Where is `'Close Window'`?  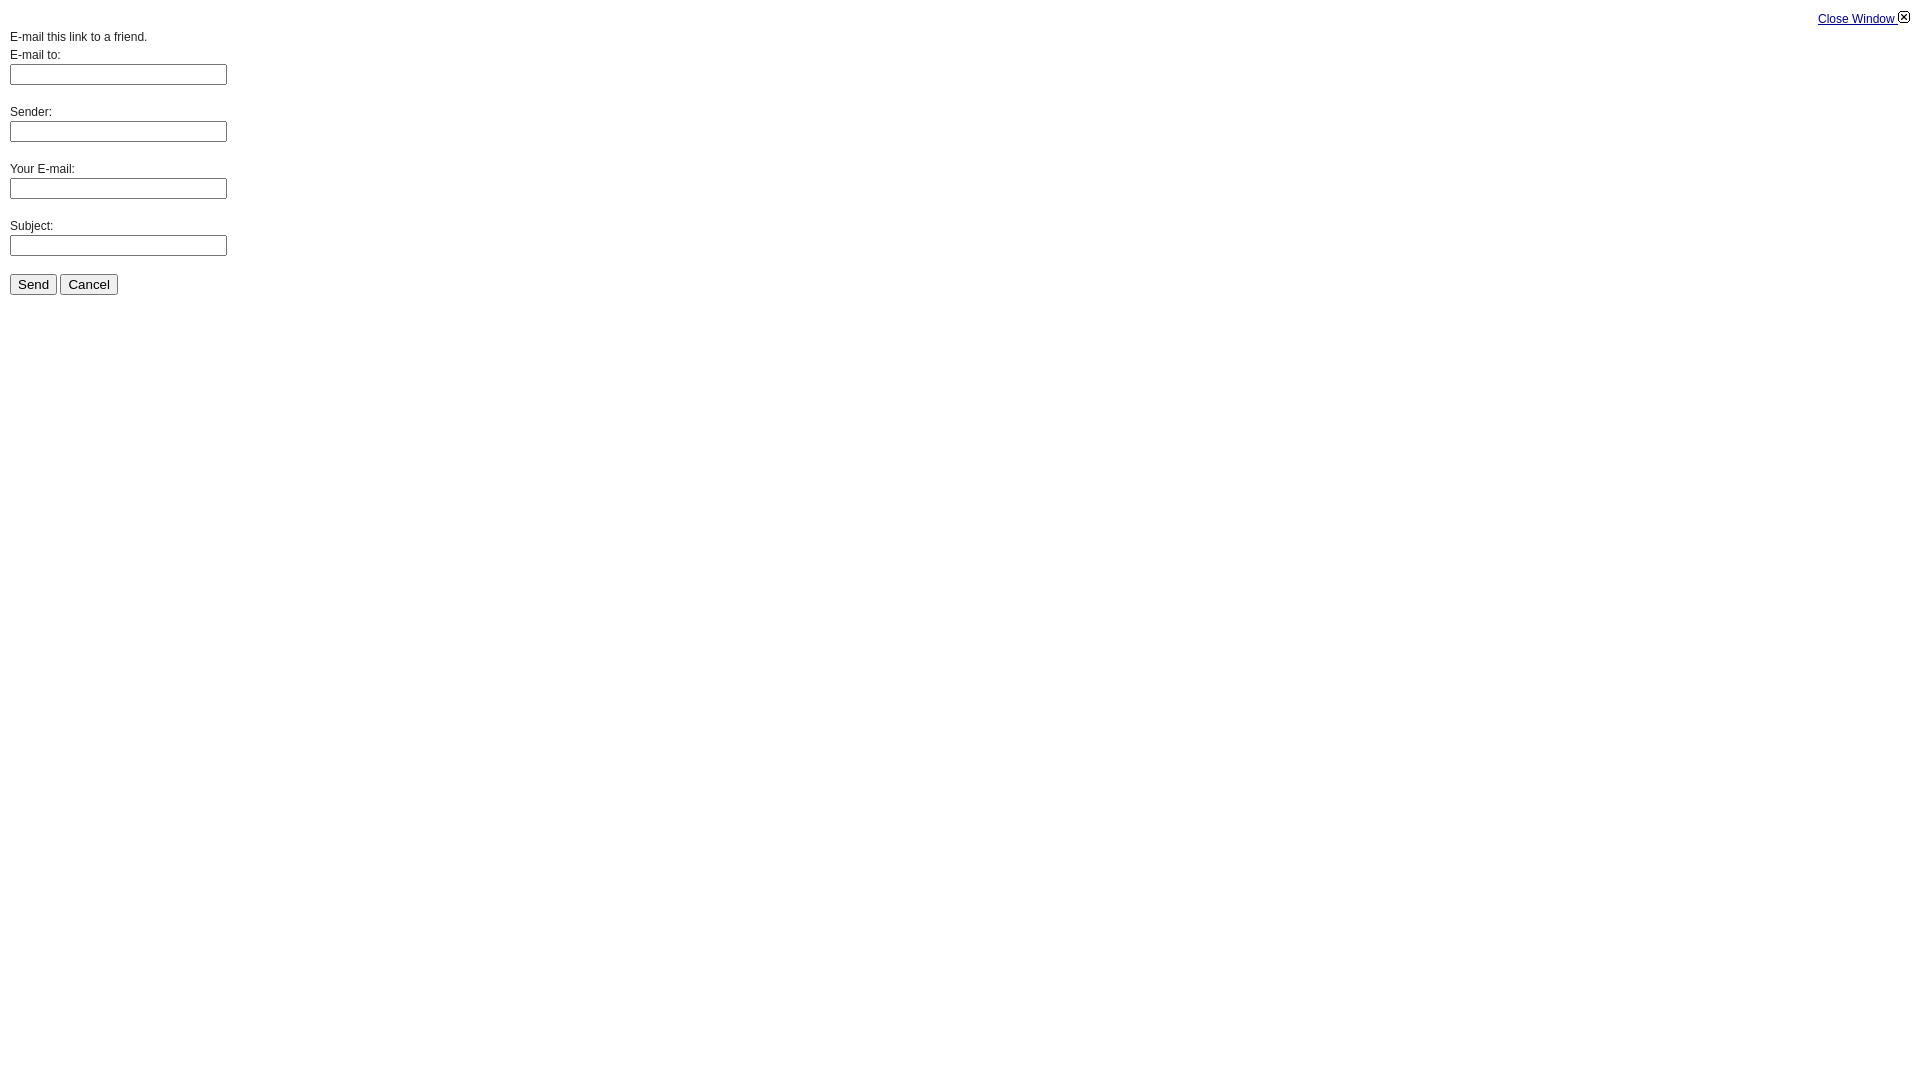 'Close Window' is located at coordinates (1862, 19).